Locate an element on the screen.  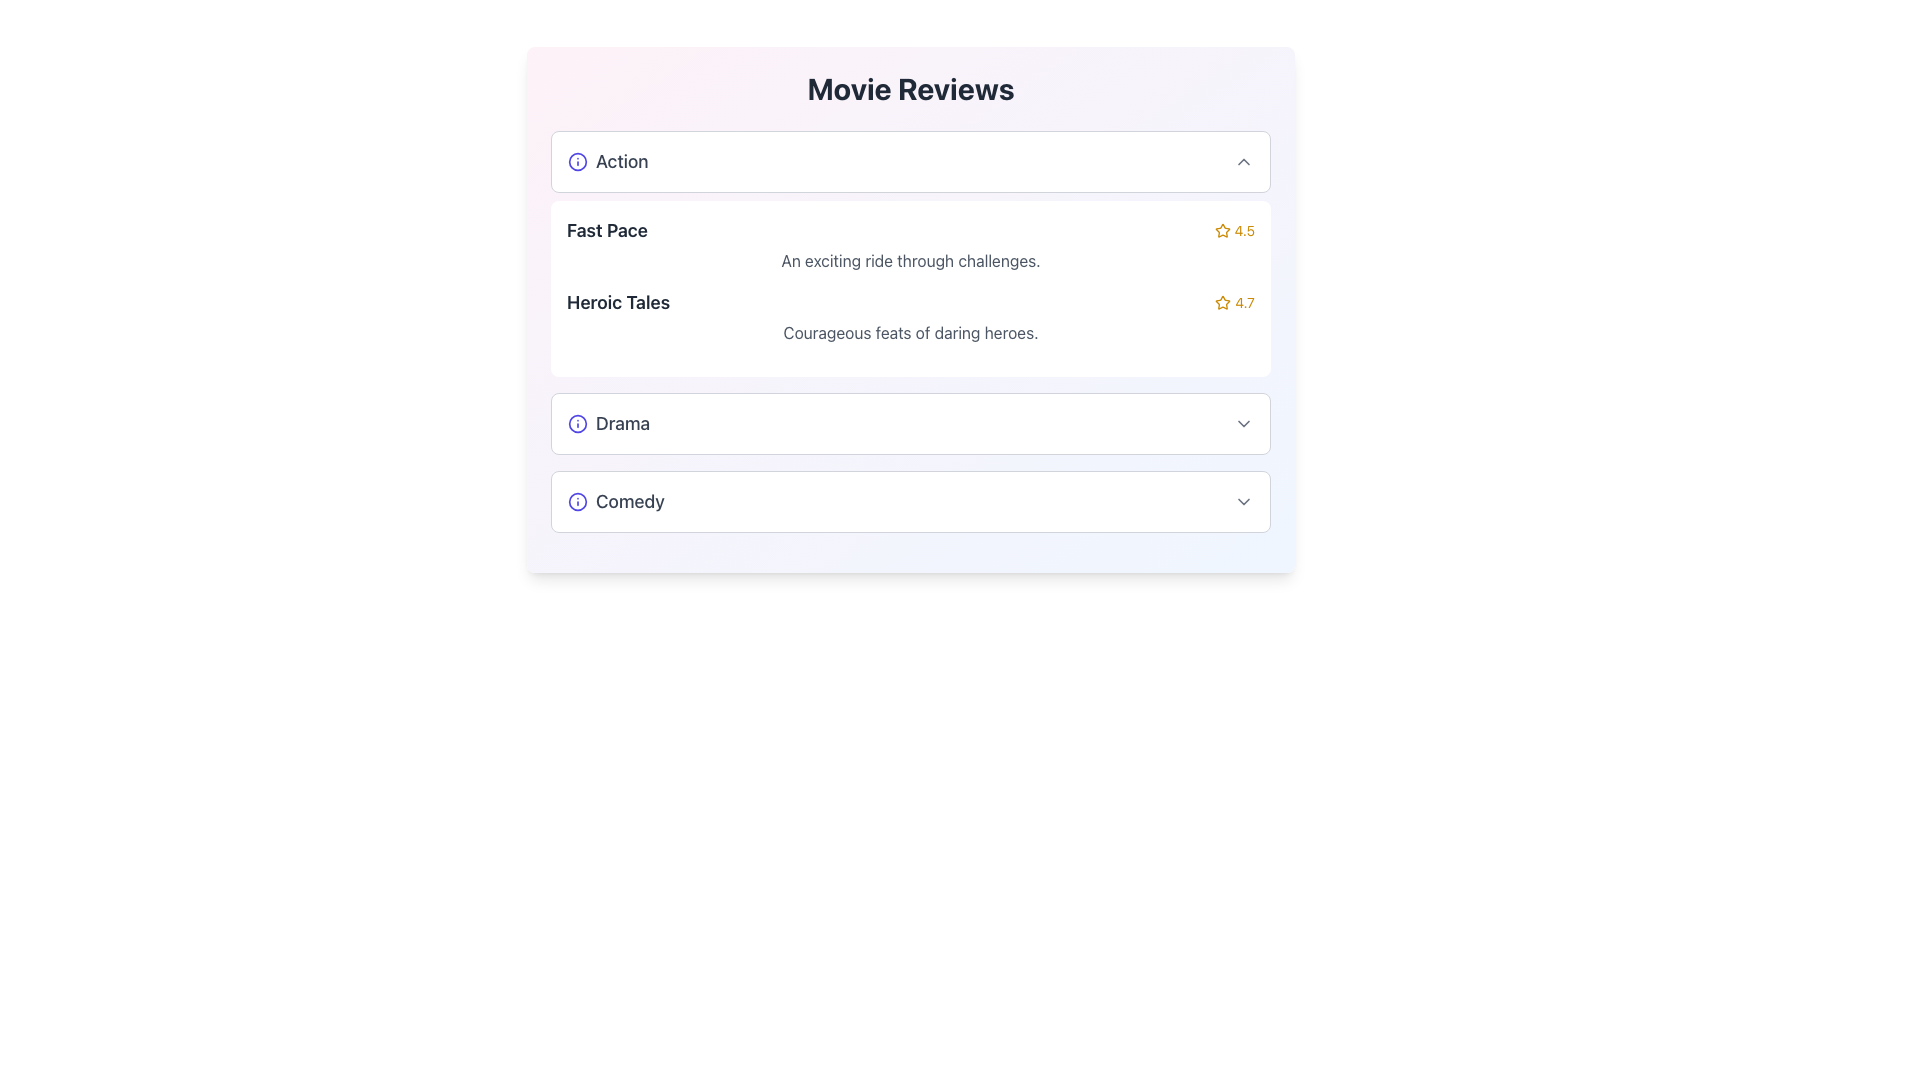
the composite informational display element that provides movie reviews, located under the 'Action' category at the top-center of the interface is located at coordinates (910, 281).